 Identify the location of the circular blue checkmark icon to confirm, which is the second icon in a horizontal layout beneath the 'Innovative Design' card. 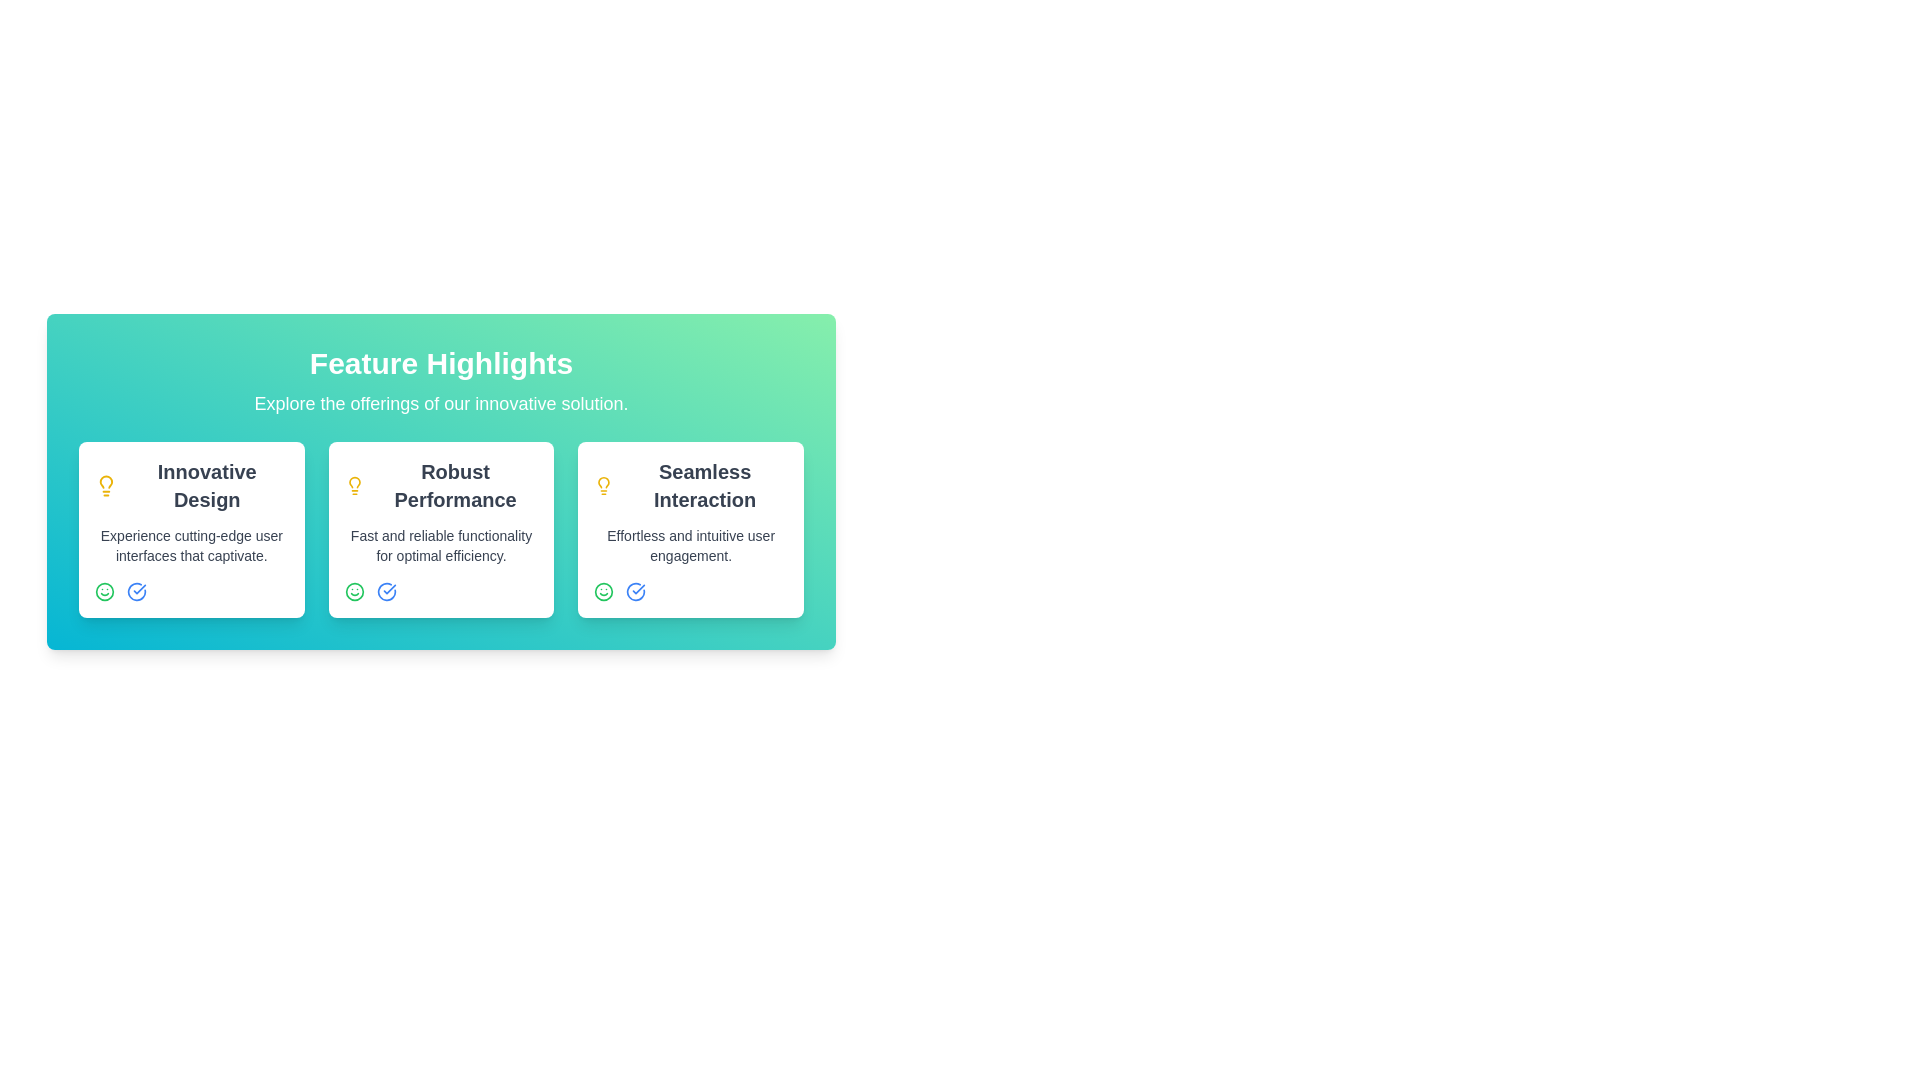
(136, 590).